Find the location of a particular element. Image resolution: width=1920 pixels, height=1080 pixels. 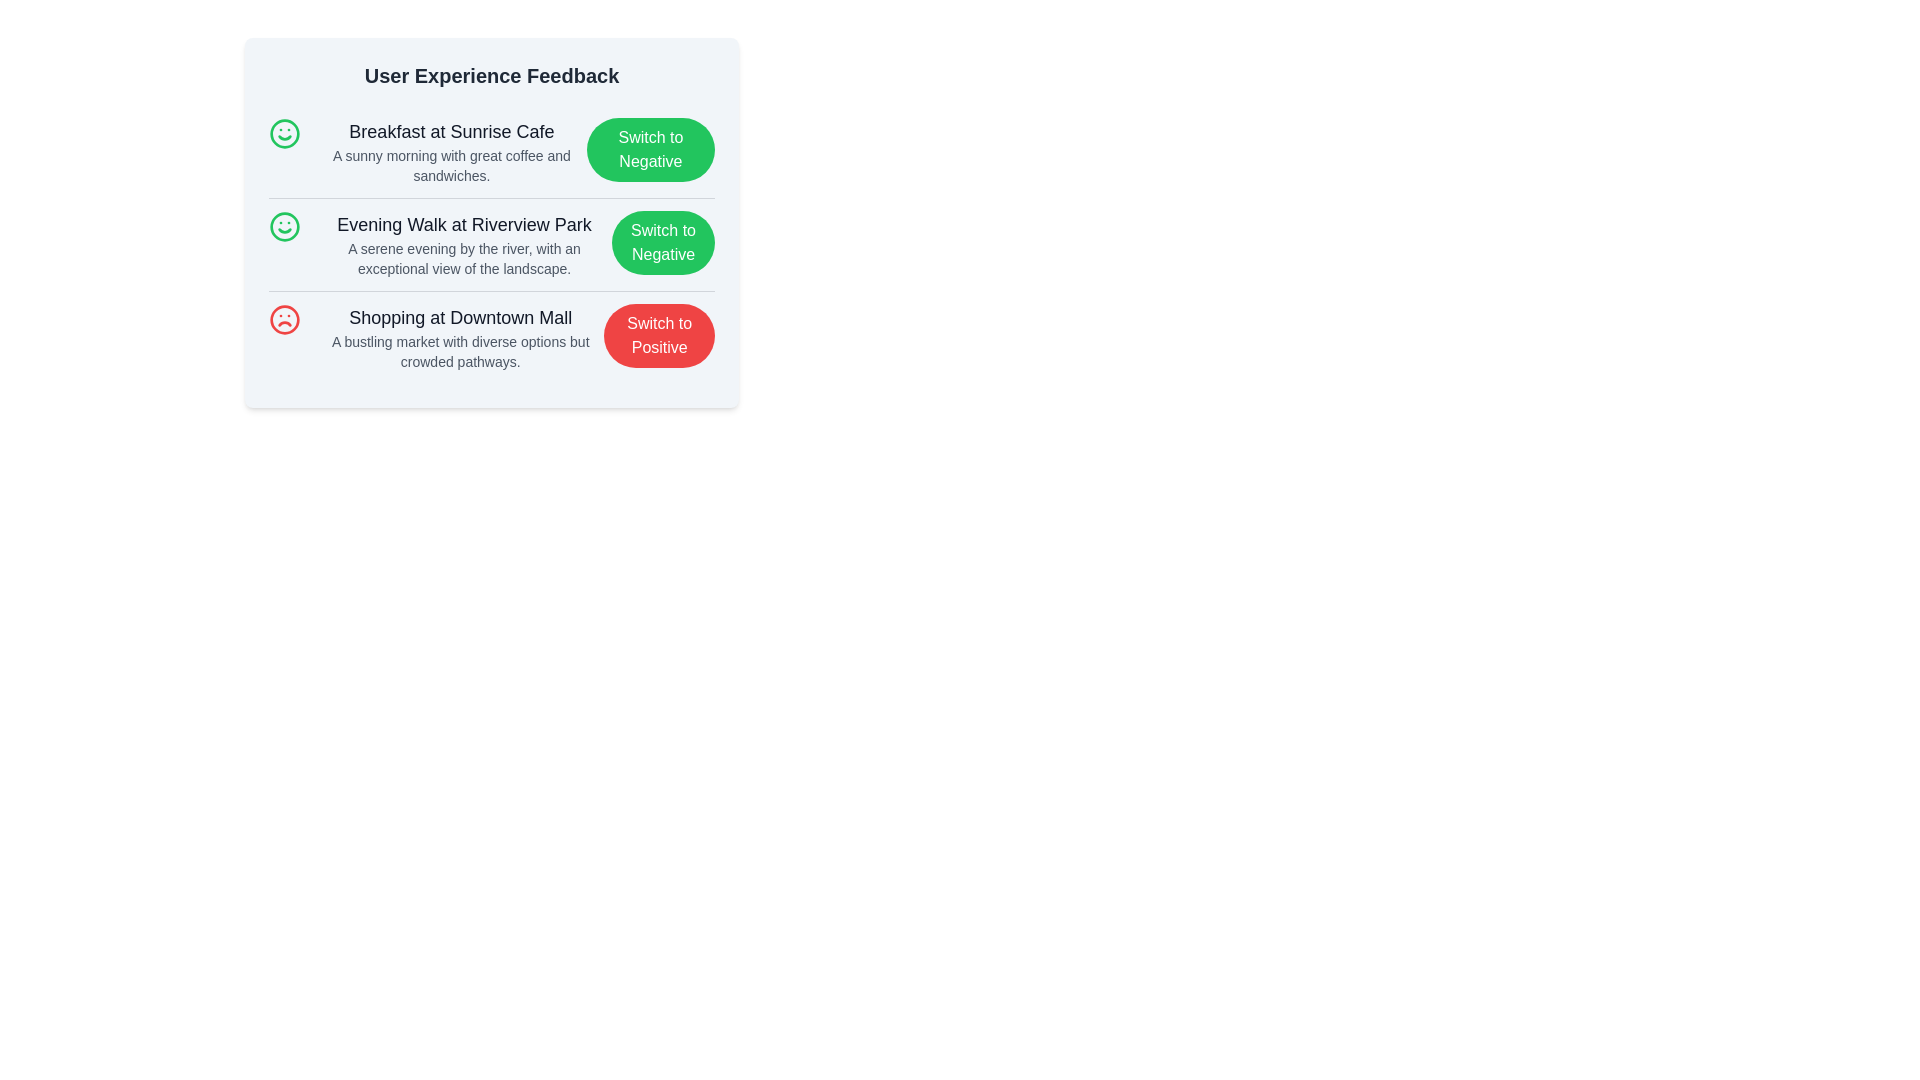

the sentiment icon for Evening Walk at Riverview Park is located at coordinates (283, 226).